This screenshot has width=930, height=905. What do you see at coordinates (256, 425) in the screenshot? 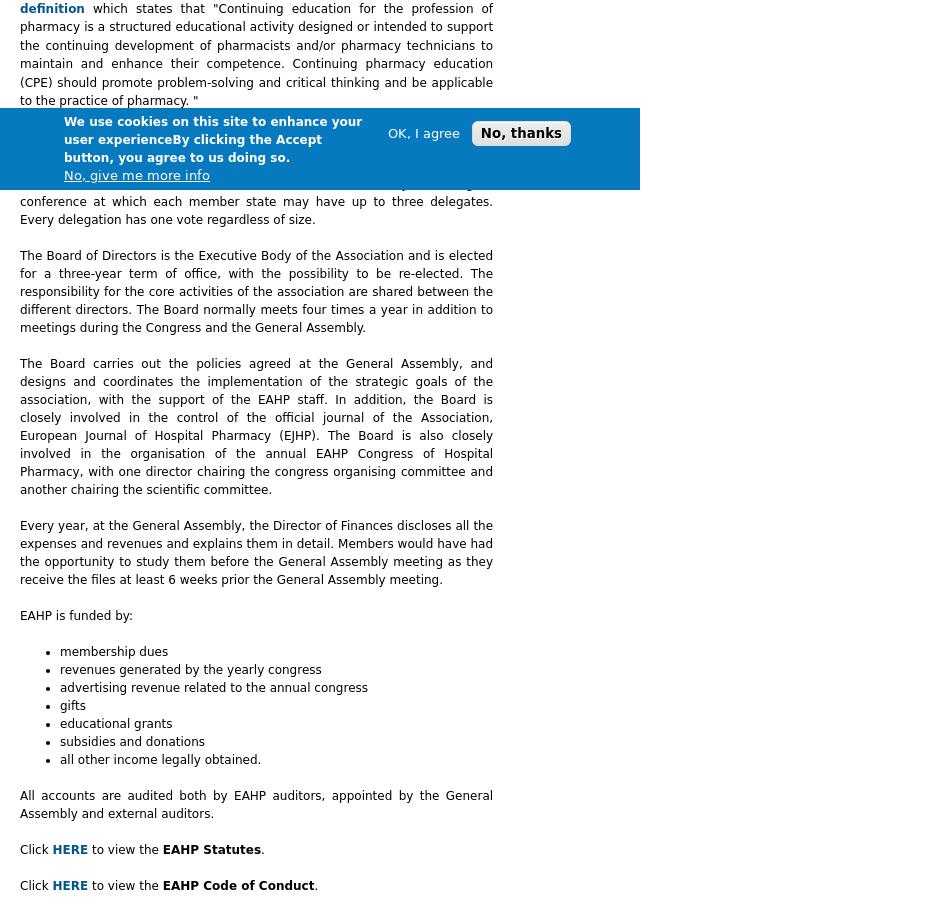
I see `'The Board carries out the policies agreed at the General Assembly, and designs and coordinates the implementation of the strategic goals of the association, with the support of the EAHP staff. In addition, the Board is closely involved in the control of the official journal of the Association, European Journal of Hospital Pharmacy (EJHP). The Board is also closely involved in the organisation of the annual EAHP Congress of Hospital Pharmacy, with one director chairing the congress organising committee and another chairing the scientific committee.'` at bounding box center [256, 425].